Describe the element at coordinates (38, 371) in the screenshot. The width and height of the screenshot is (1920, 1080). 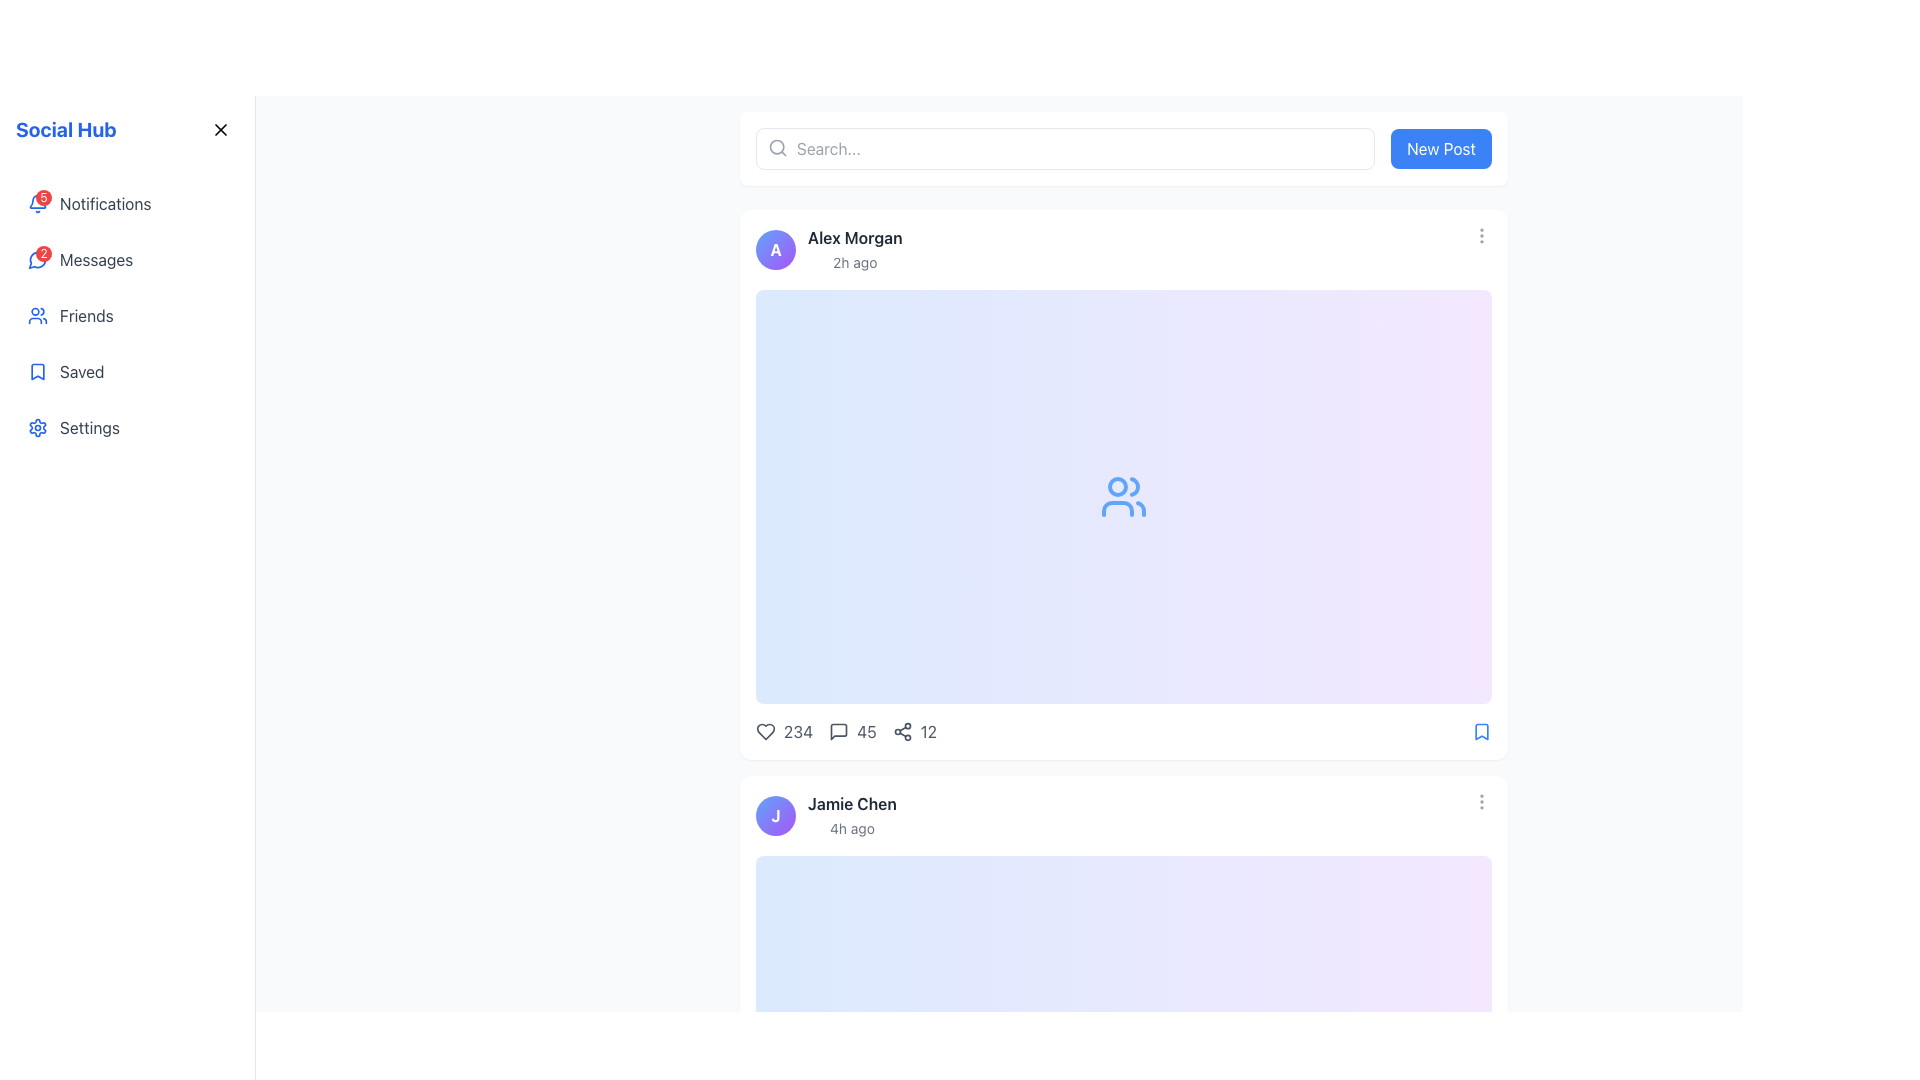
I see `the 'Saved' category icon in the sidebar menu, which is located adjacent to the 'Saved' text label, between the 'Friends' and 'Settings' options` at that location.